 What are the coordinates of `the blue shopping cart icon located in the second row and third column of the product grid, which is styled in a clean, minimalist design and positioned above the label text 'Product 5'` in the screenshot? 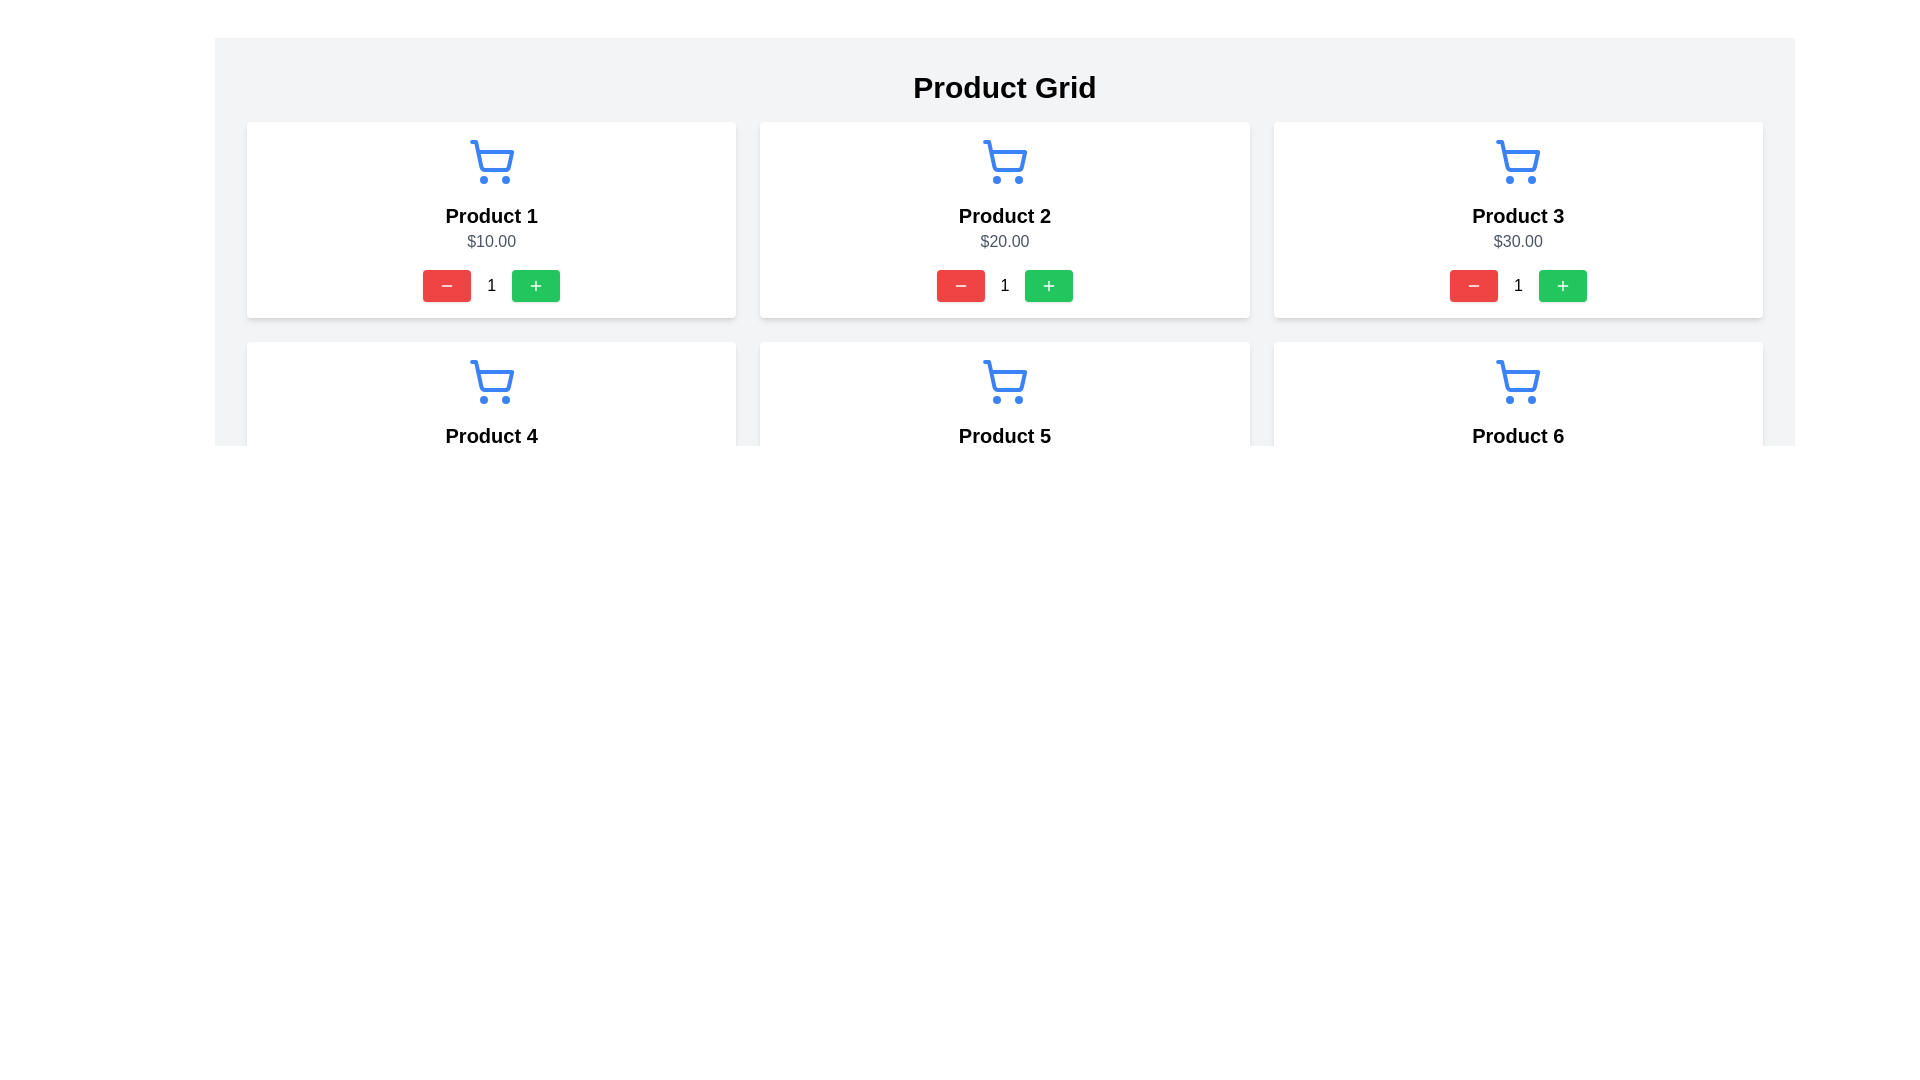 It's located at (1005, 376).